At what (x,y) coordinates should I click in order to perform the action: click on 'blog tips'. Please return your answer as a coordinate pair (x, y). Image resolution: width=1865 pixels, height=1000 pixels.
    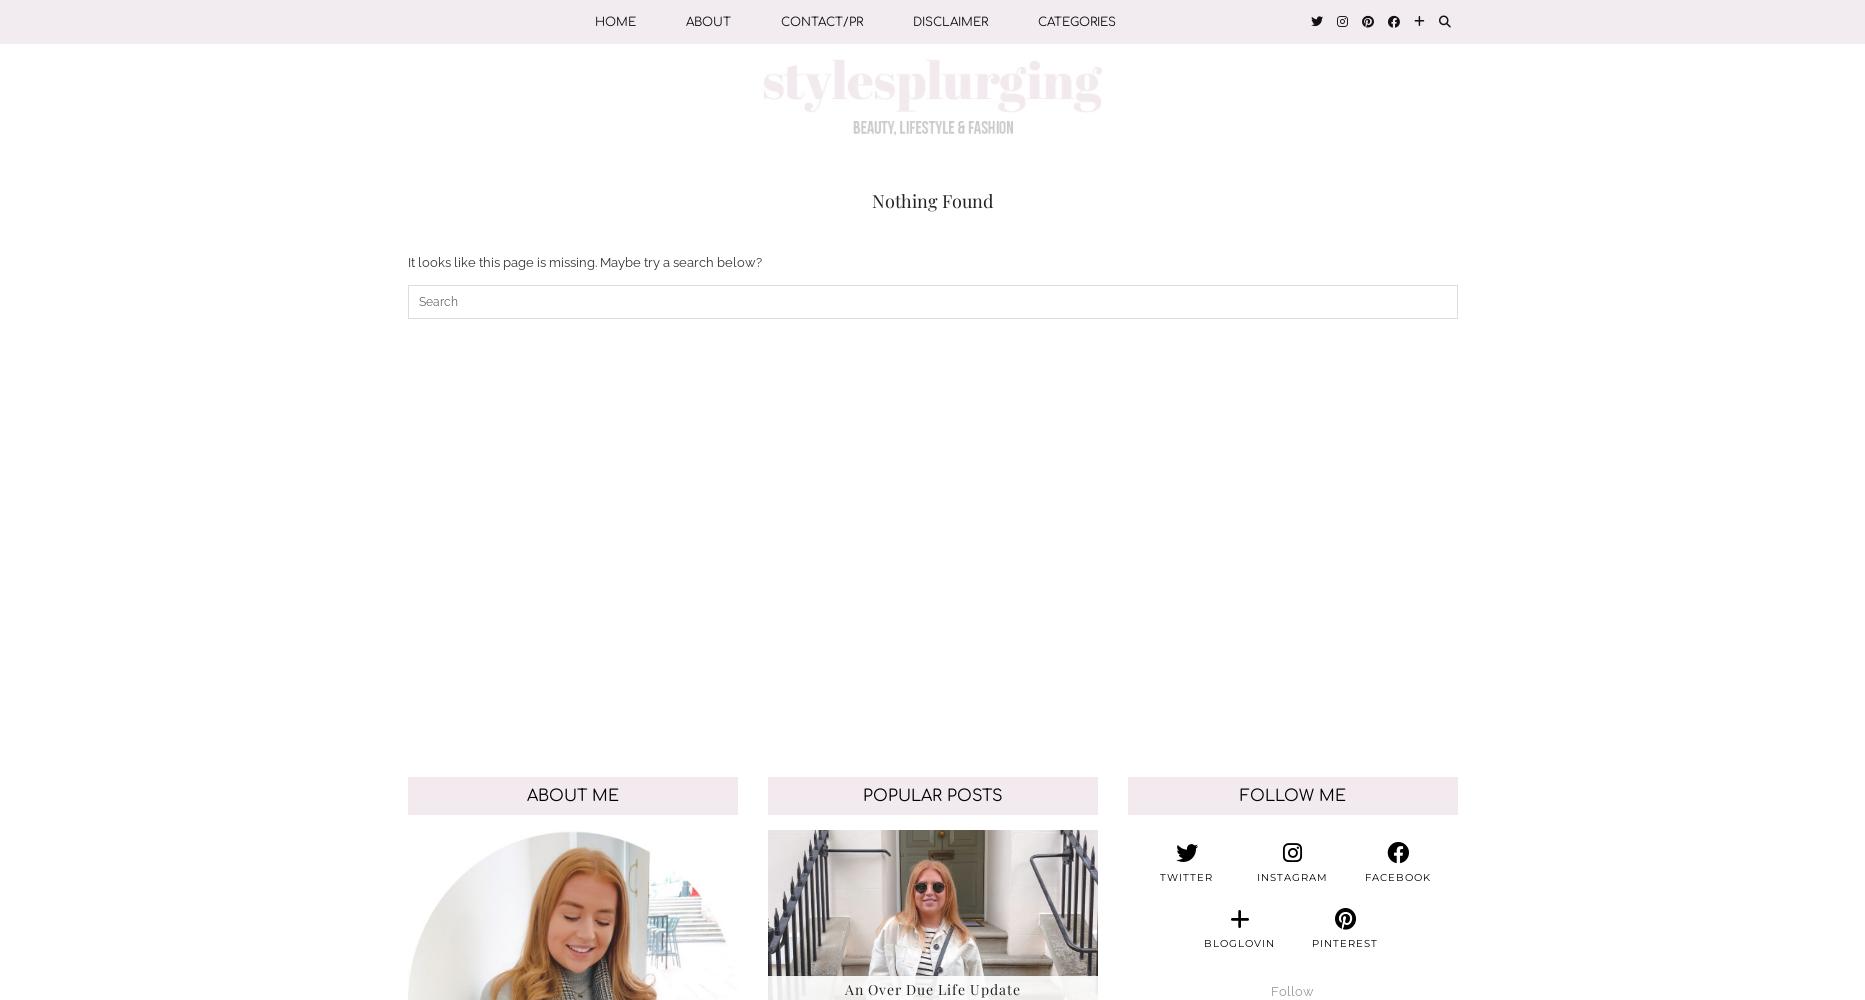
    Looking at the image, I should click on (1070, 271).